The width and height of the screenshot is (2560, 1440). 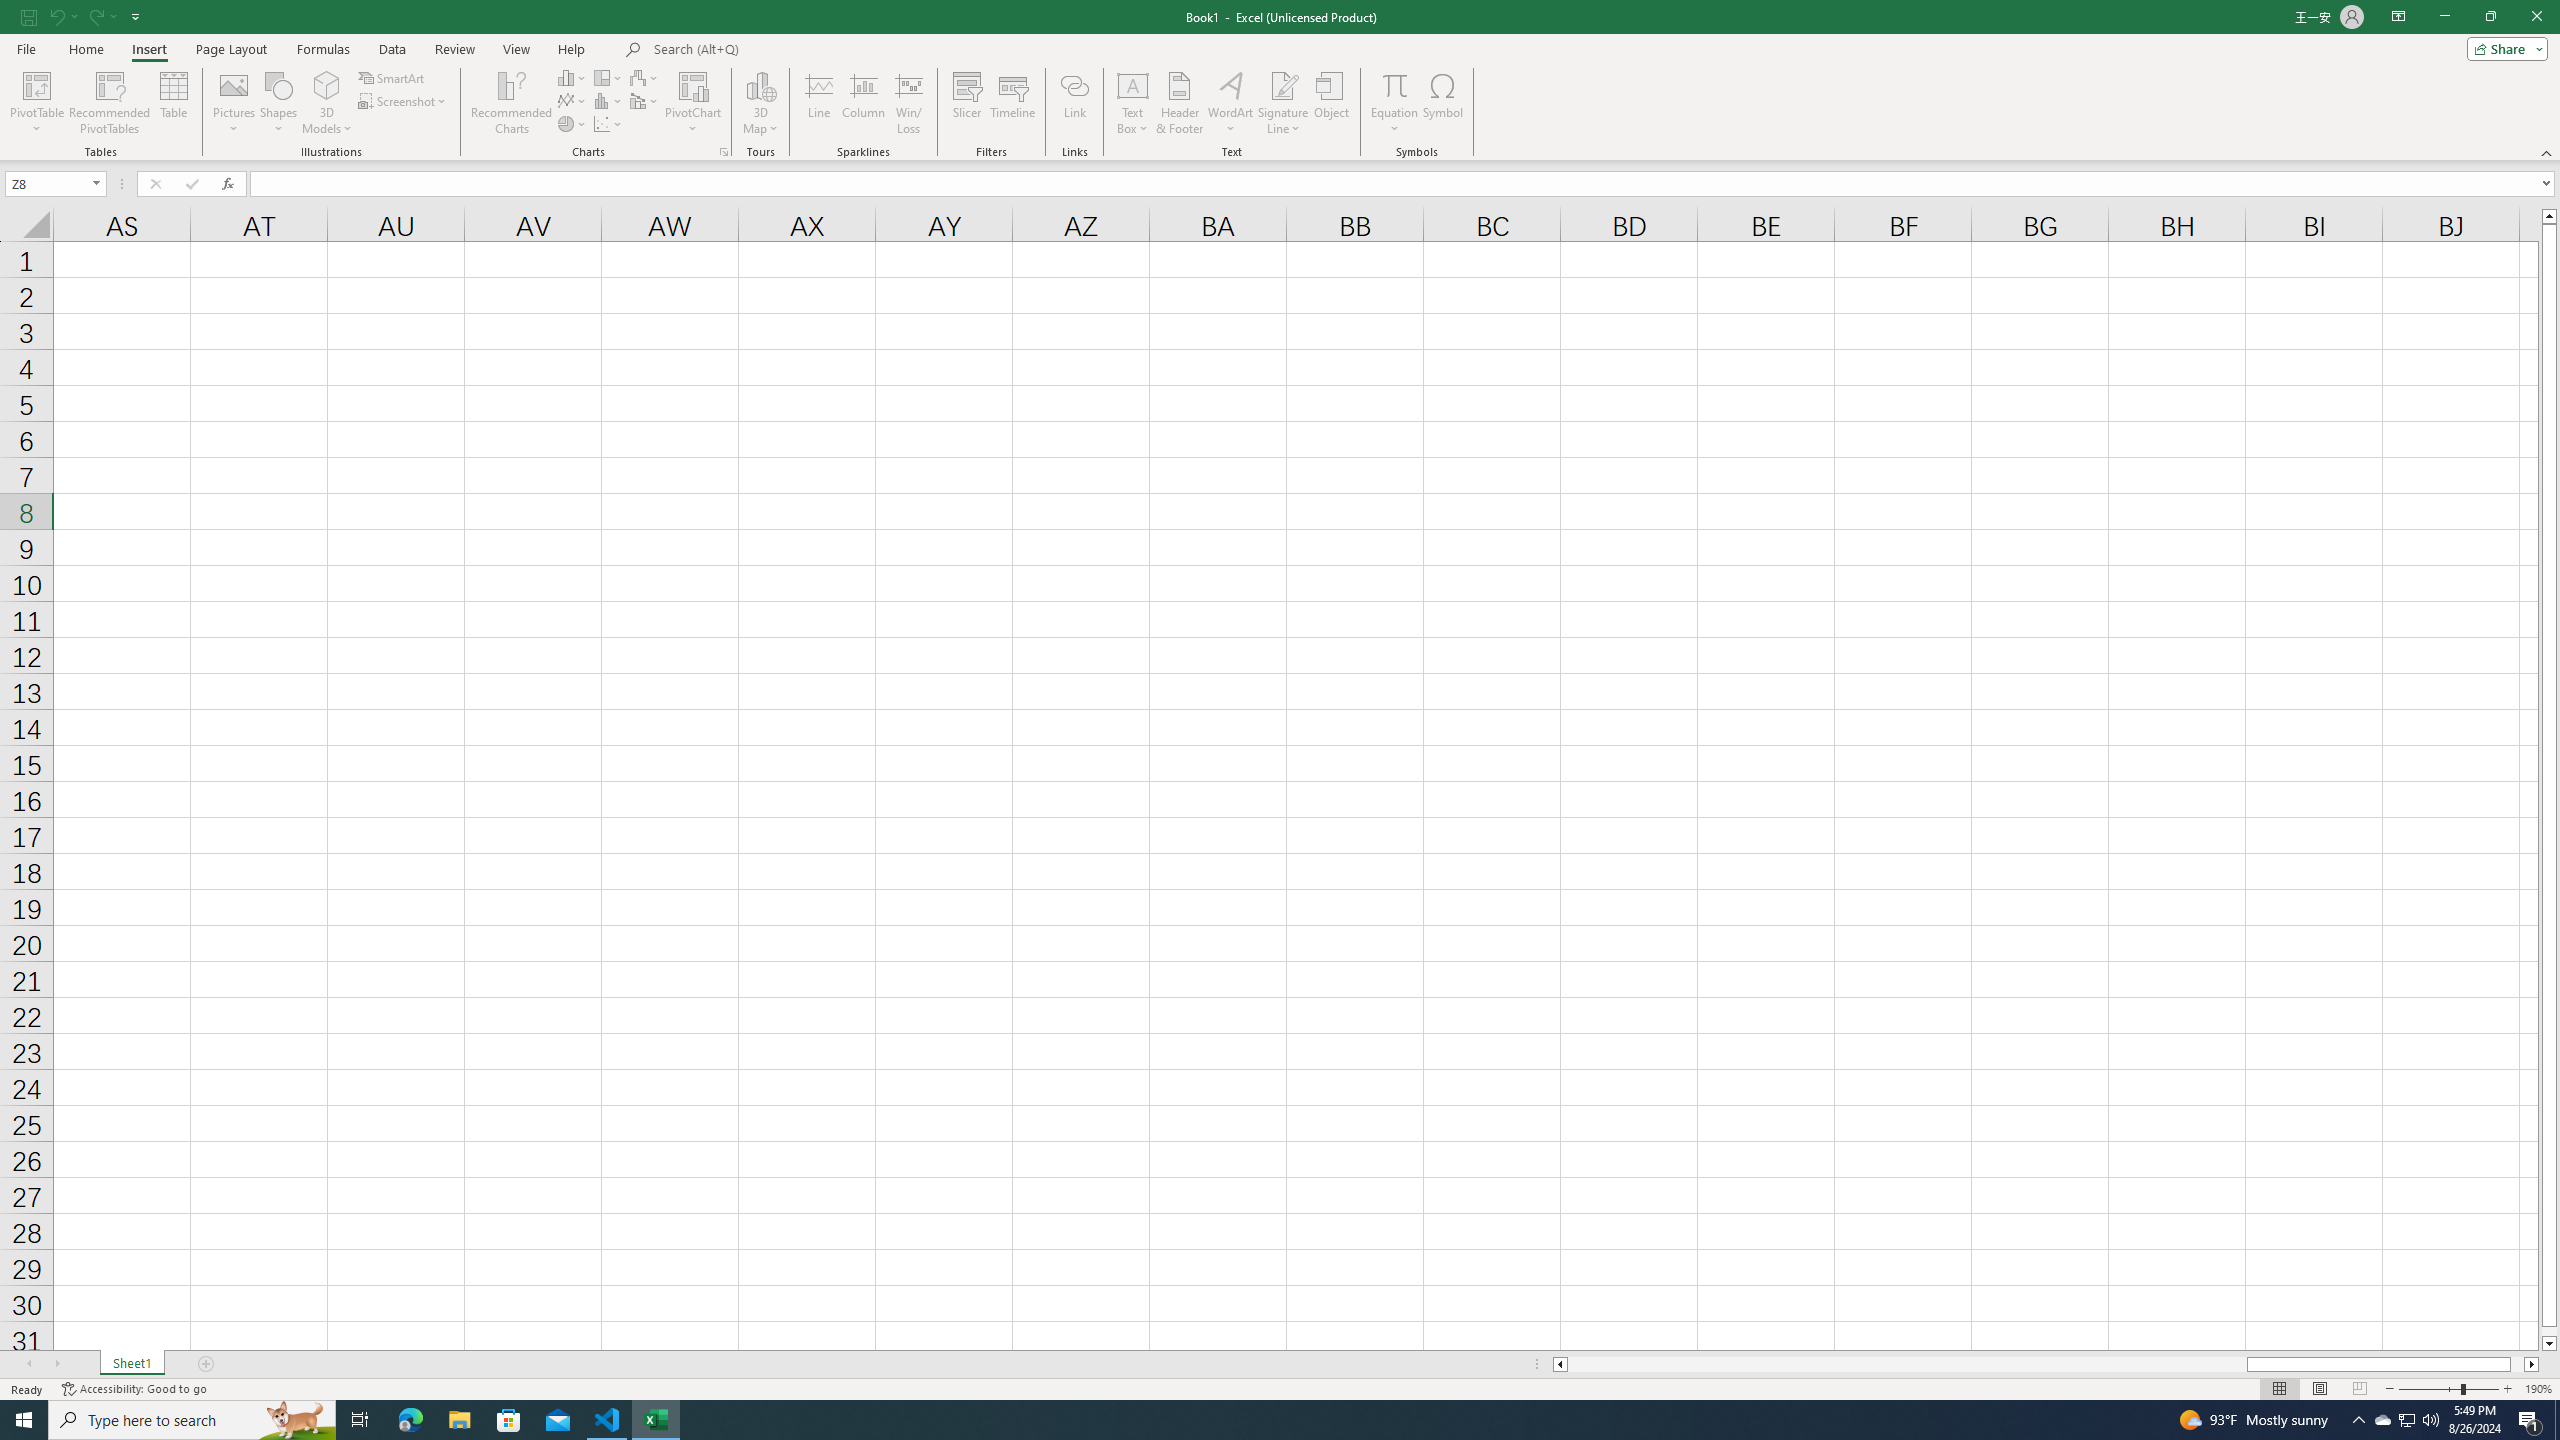 I want to click on 'Win/Loss', so click(x=908, y=103).